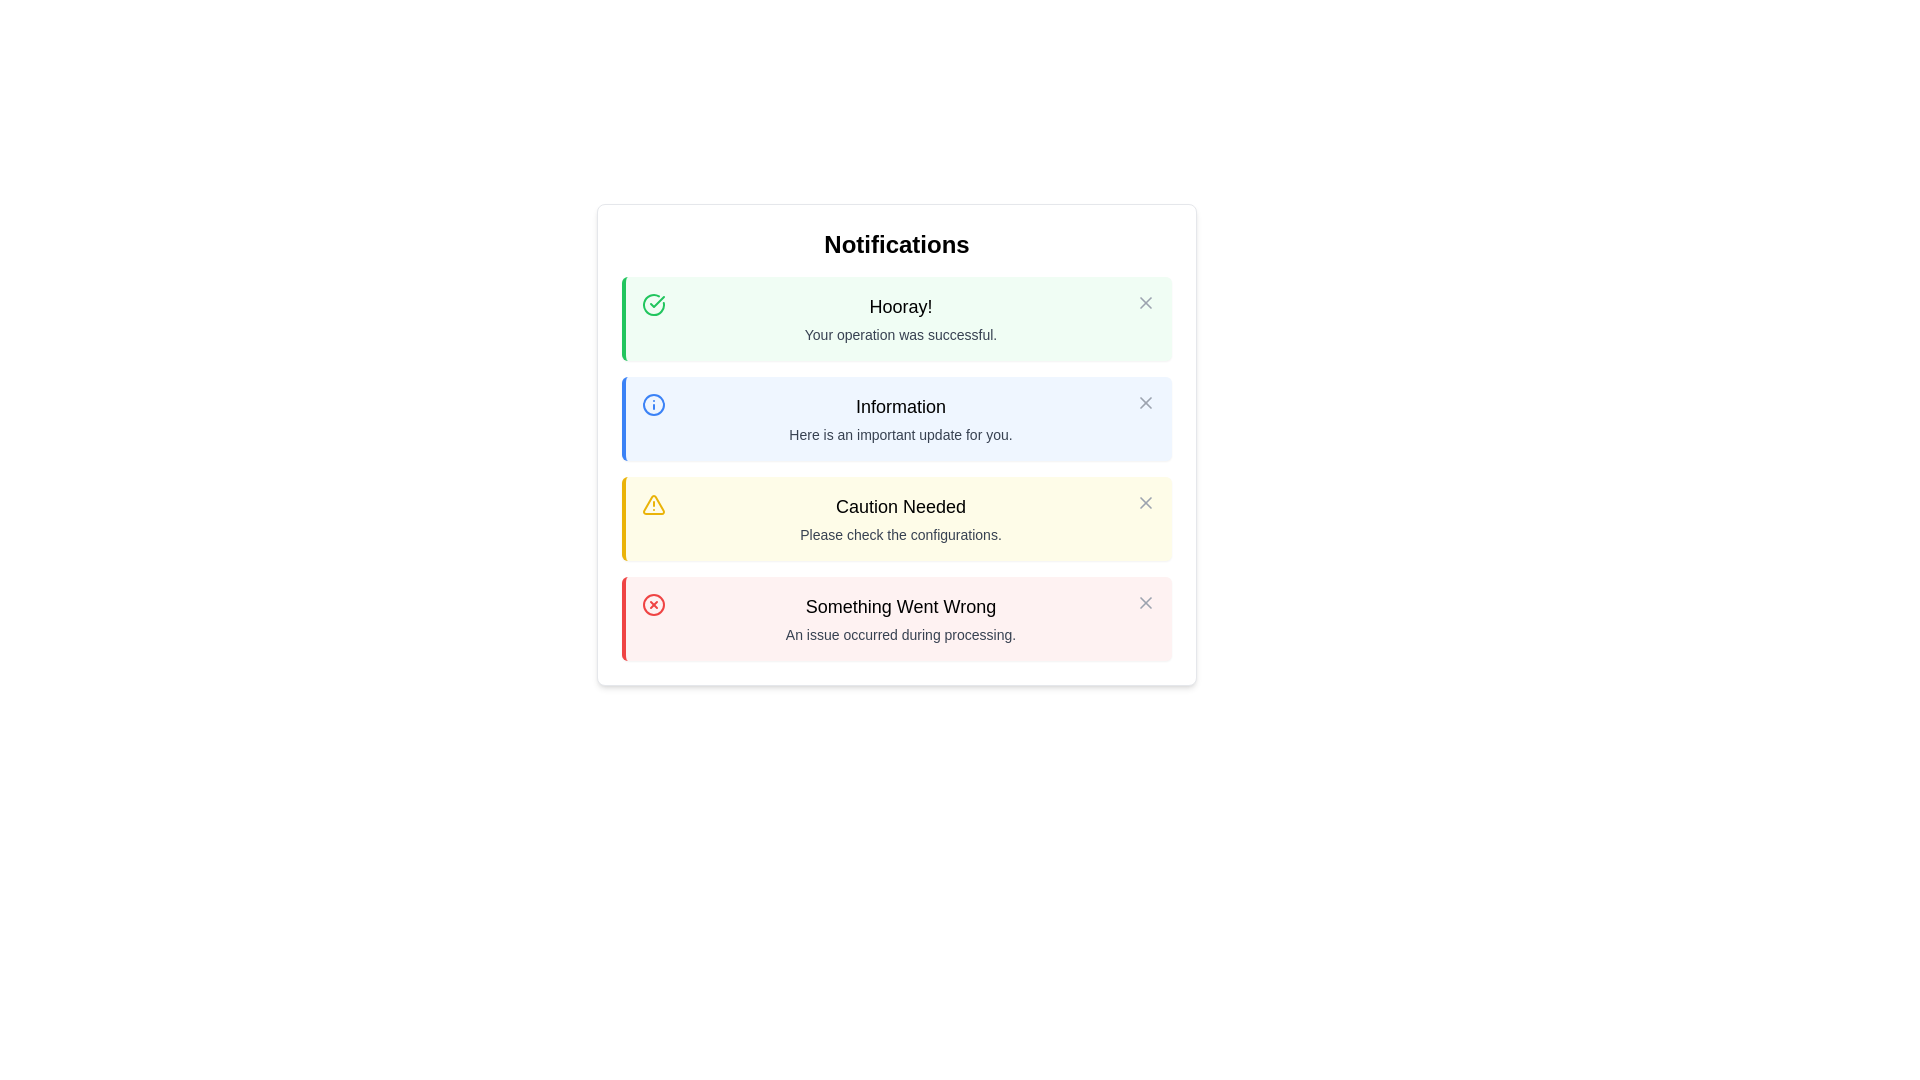 The height and width of the screenshot is (1080, 1920). Describe the element at coordinates (896, 443) in the screenshot. I see `the second notification card, which has a blue left border and displays 'Information'` at that location.